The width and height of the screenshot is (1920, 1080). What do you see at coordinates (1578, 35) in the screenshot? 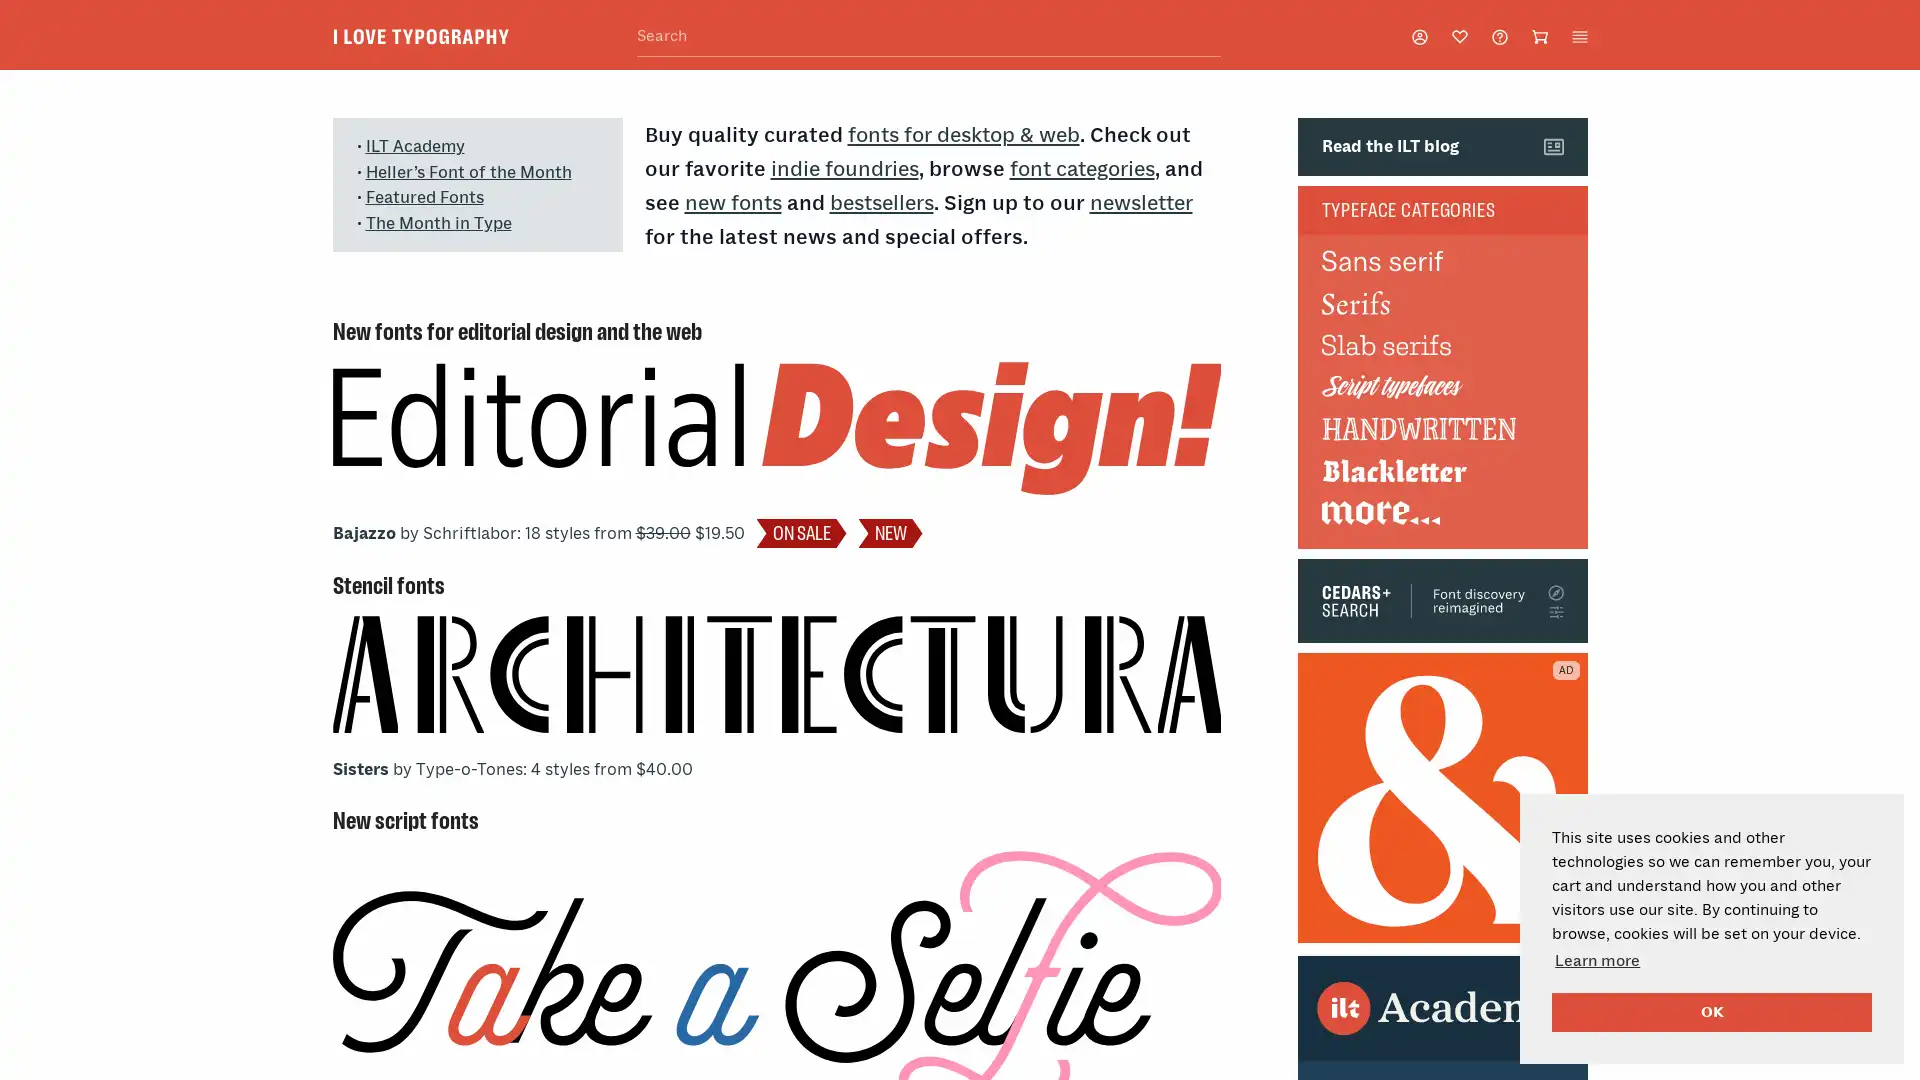
I see `Menu` at bounding box center [1578, 35].